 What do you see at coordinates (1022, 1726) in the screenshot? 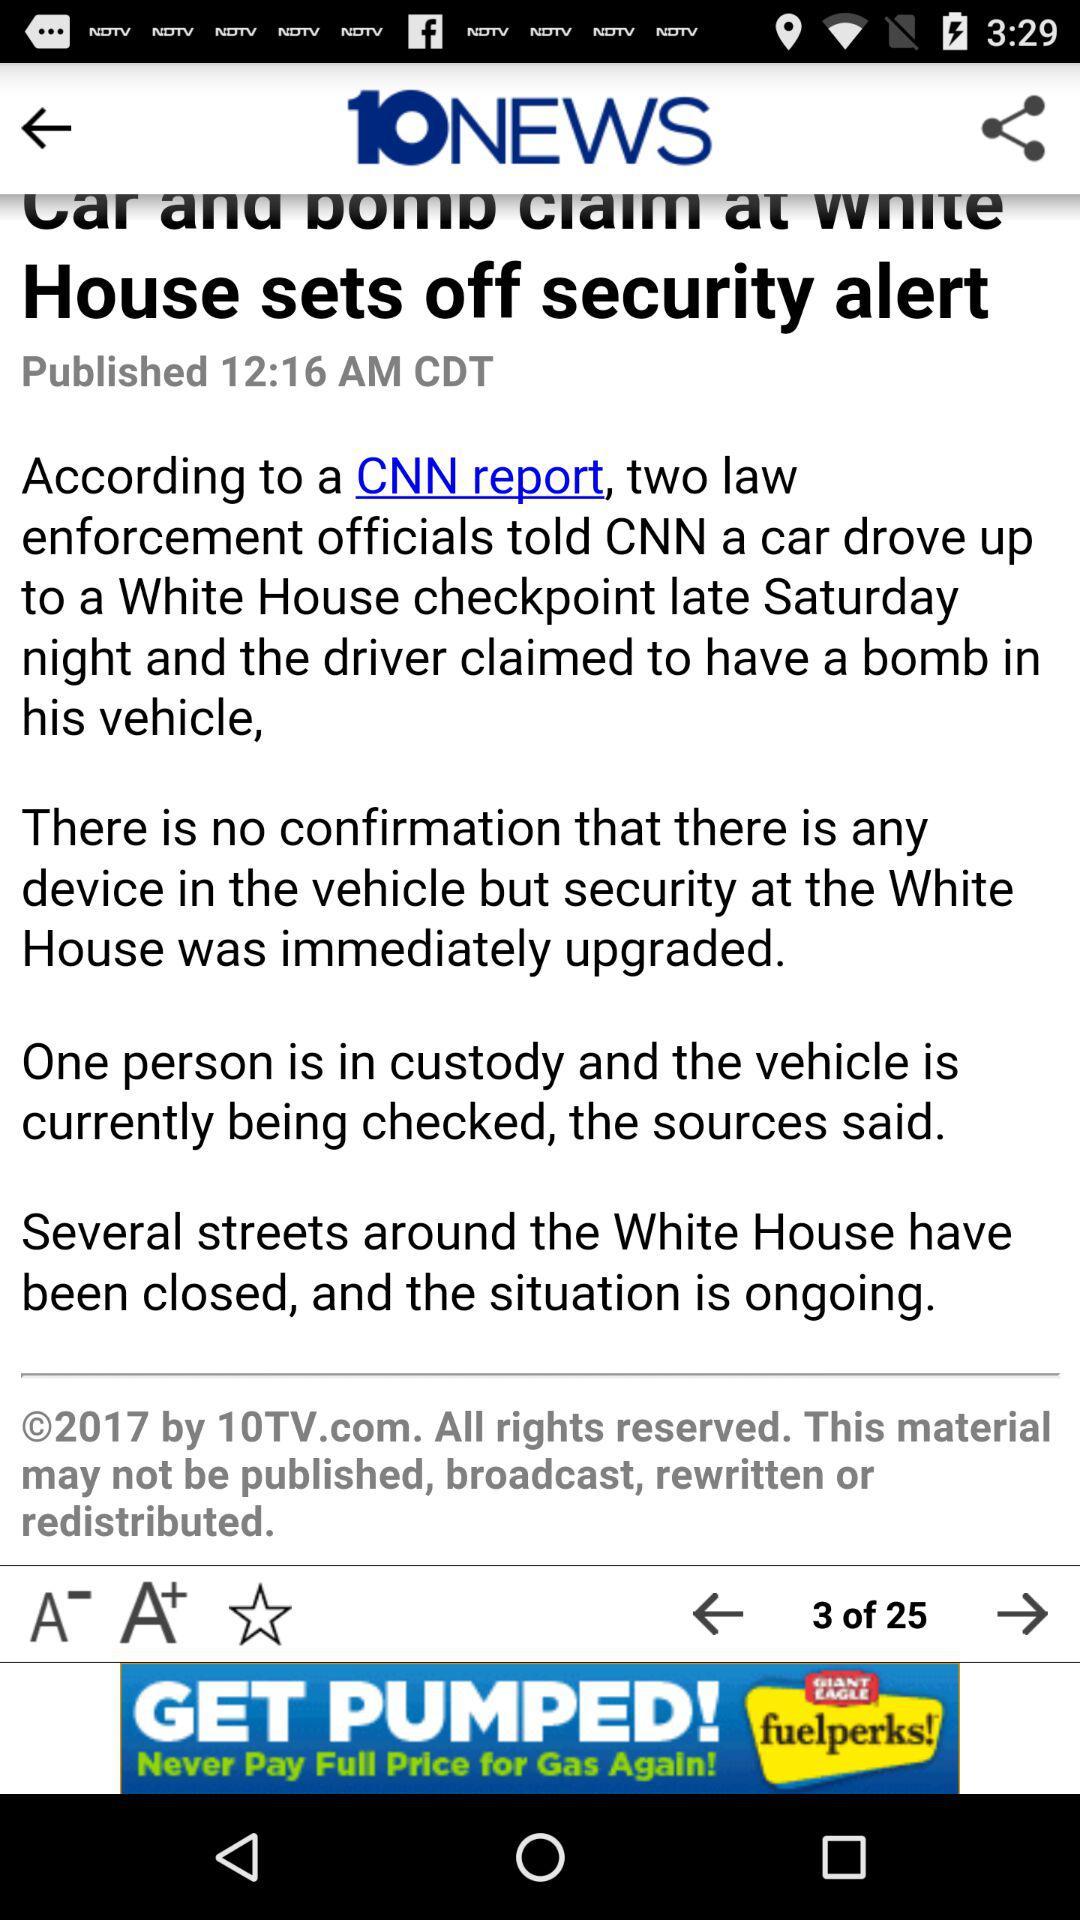
I see `the arrow_forward icon` at bounding box center [1022, 1726].